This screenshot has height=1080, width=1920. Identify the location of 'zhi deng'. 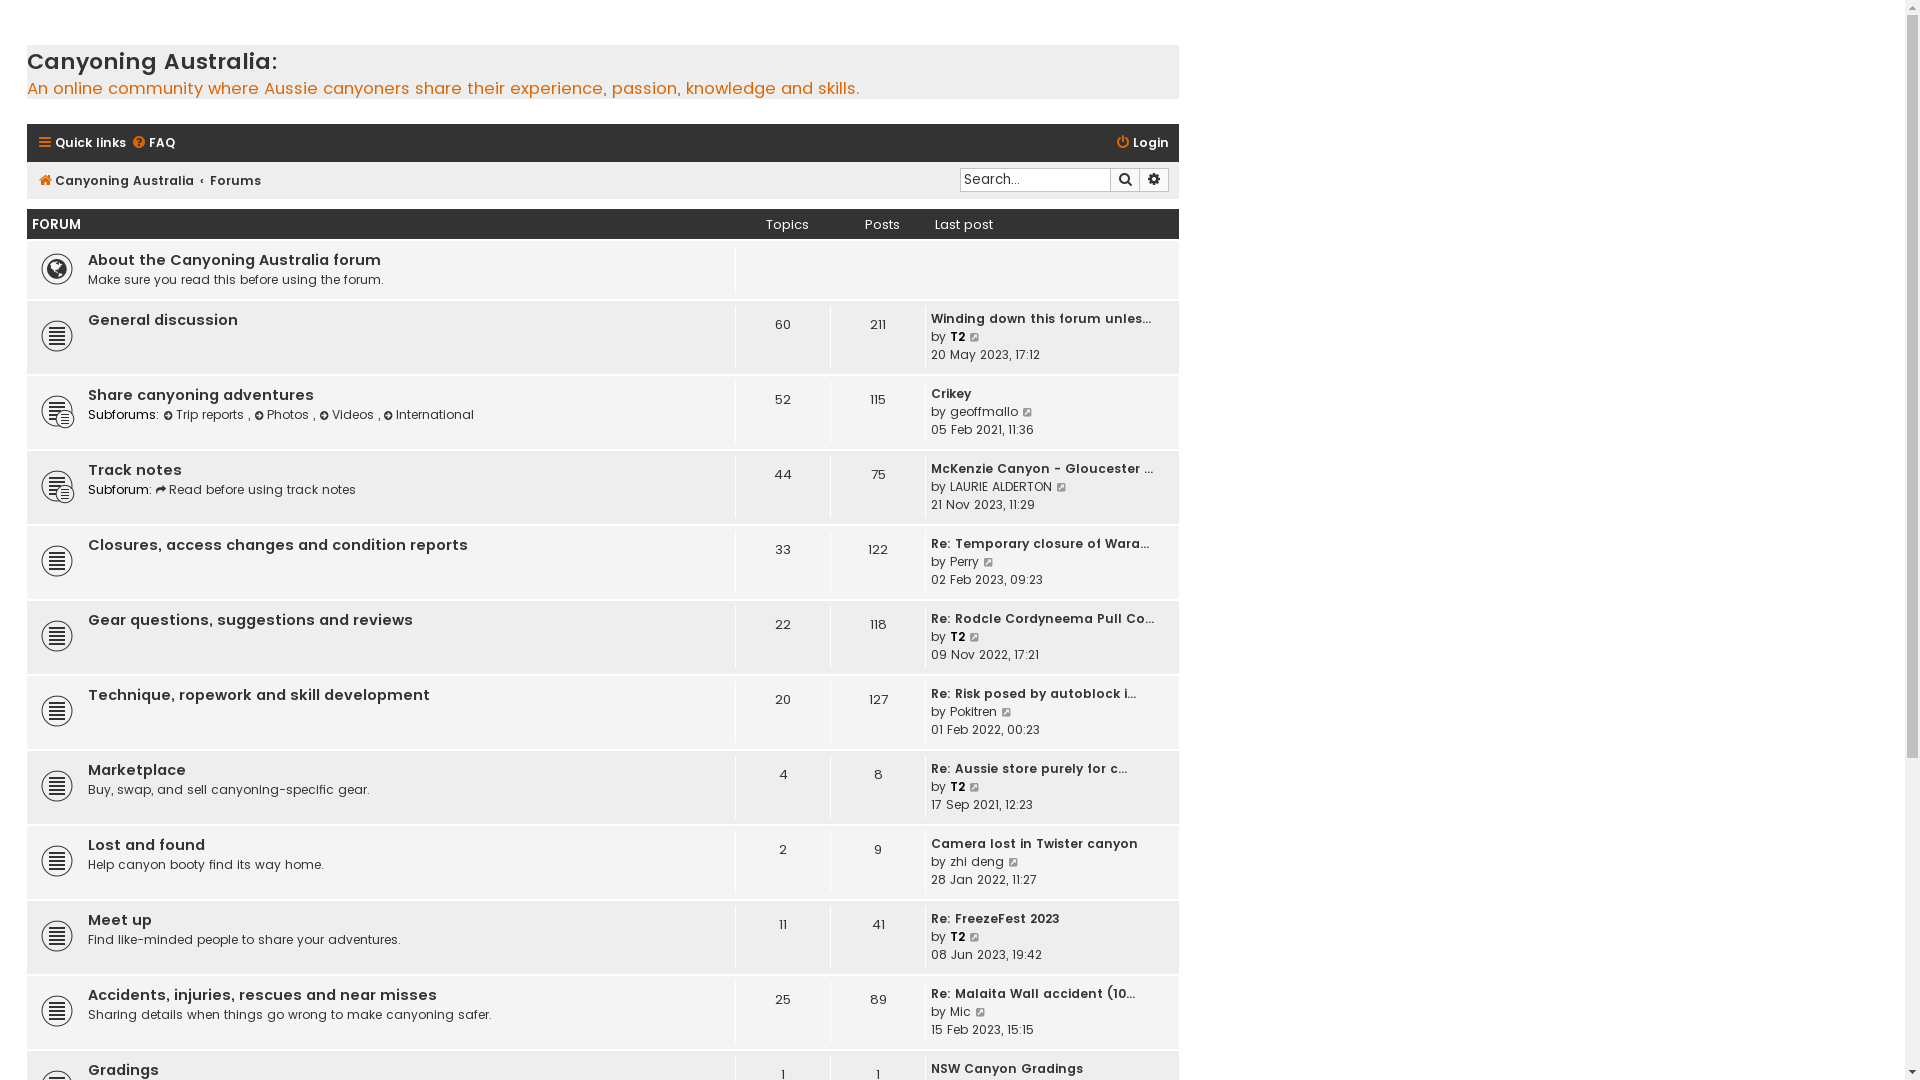
(977, 860).